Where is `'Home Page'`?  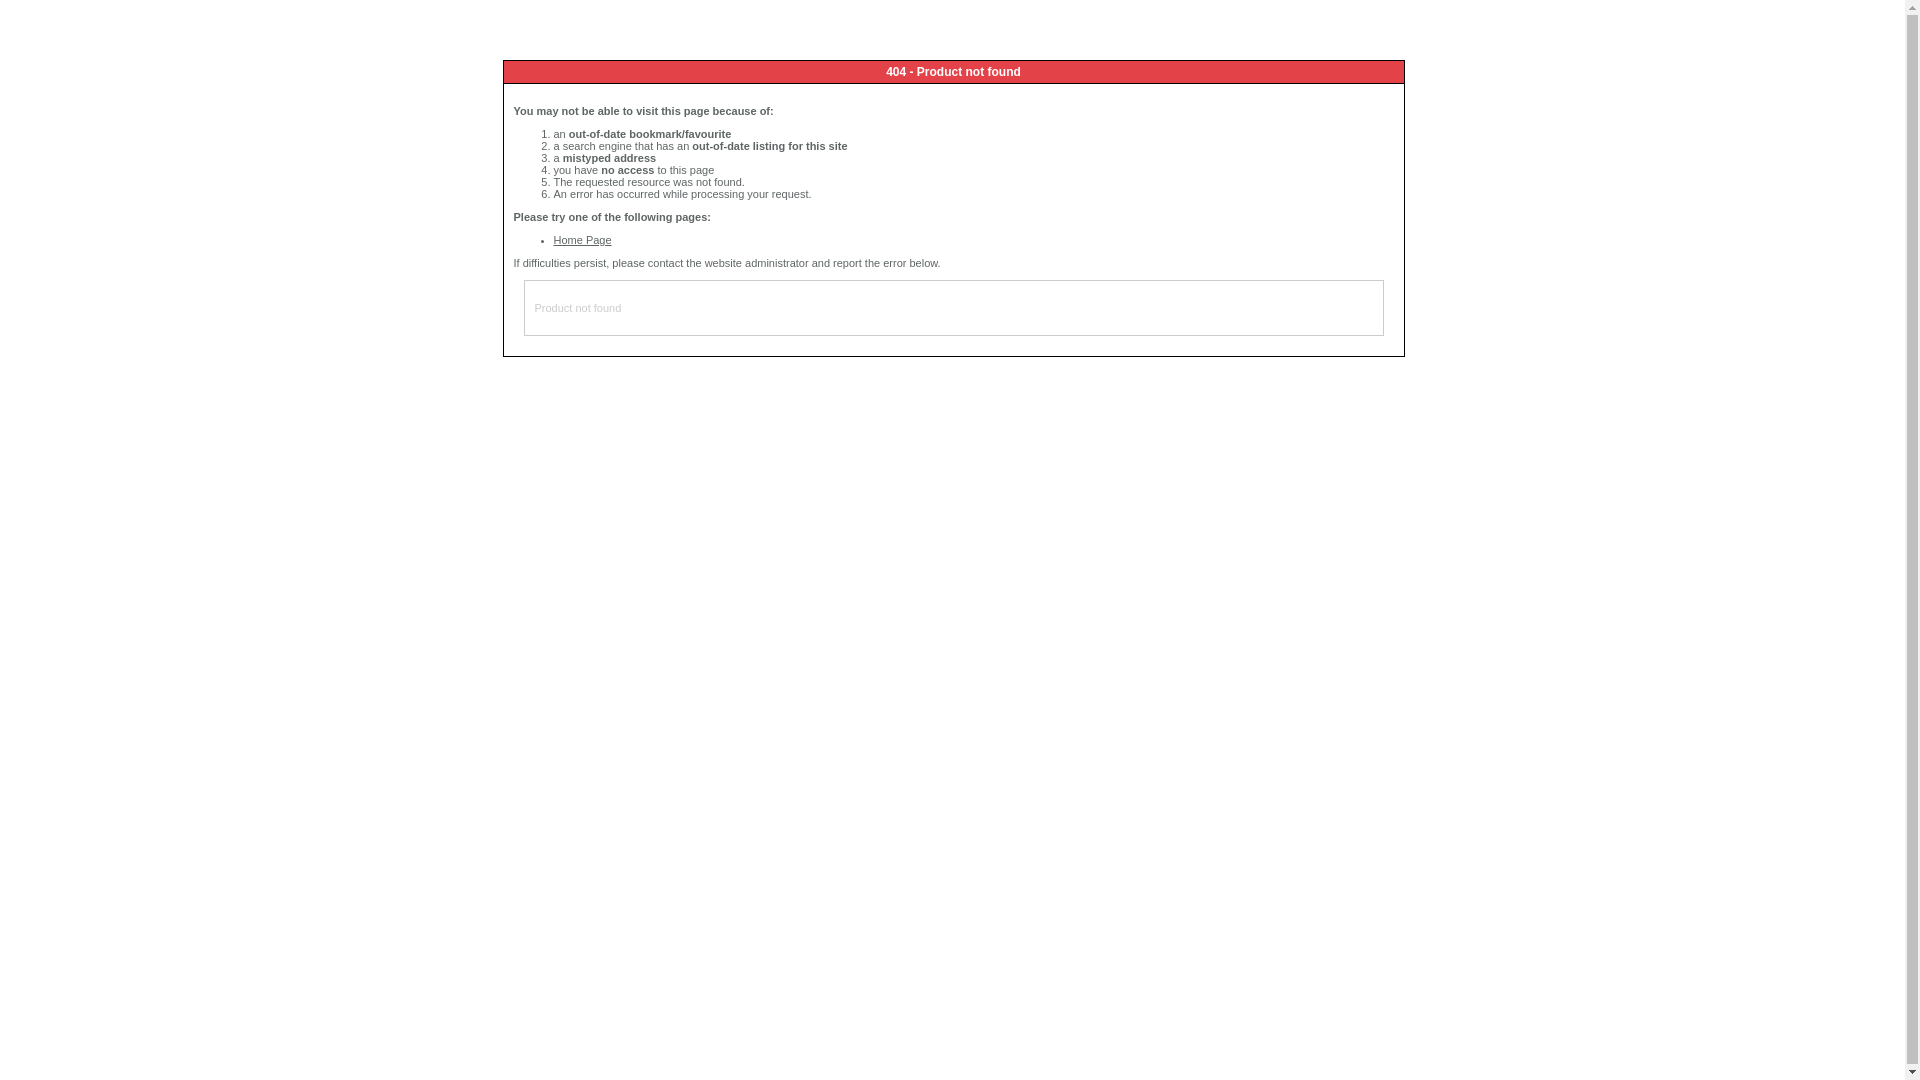 'Home Page' is located at coordinates (581, 238).